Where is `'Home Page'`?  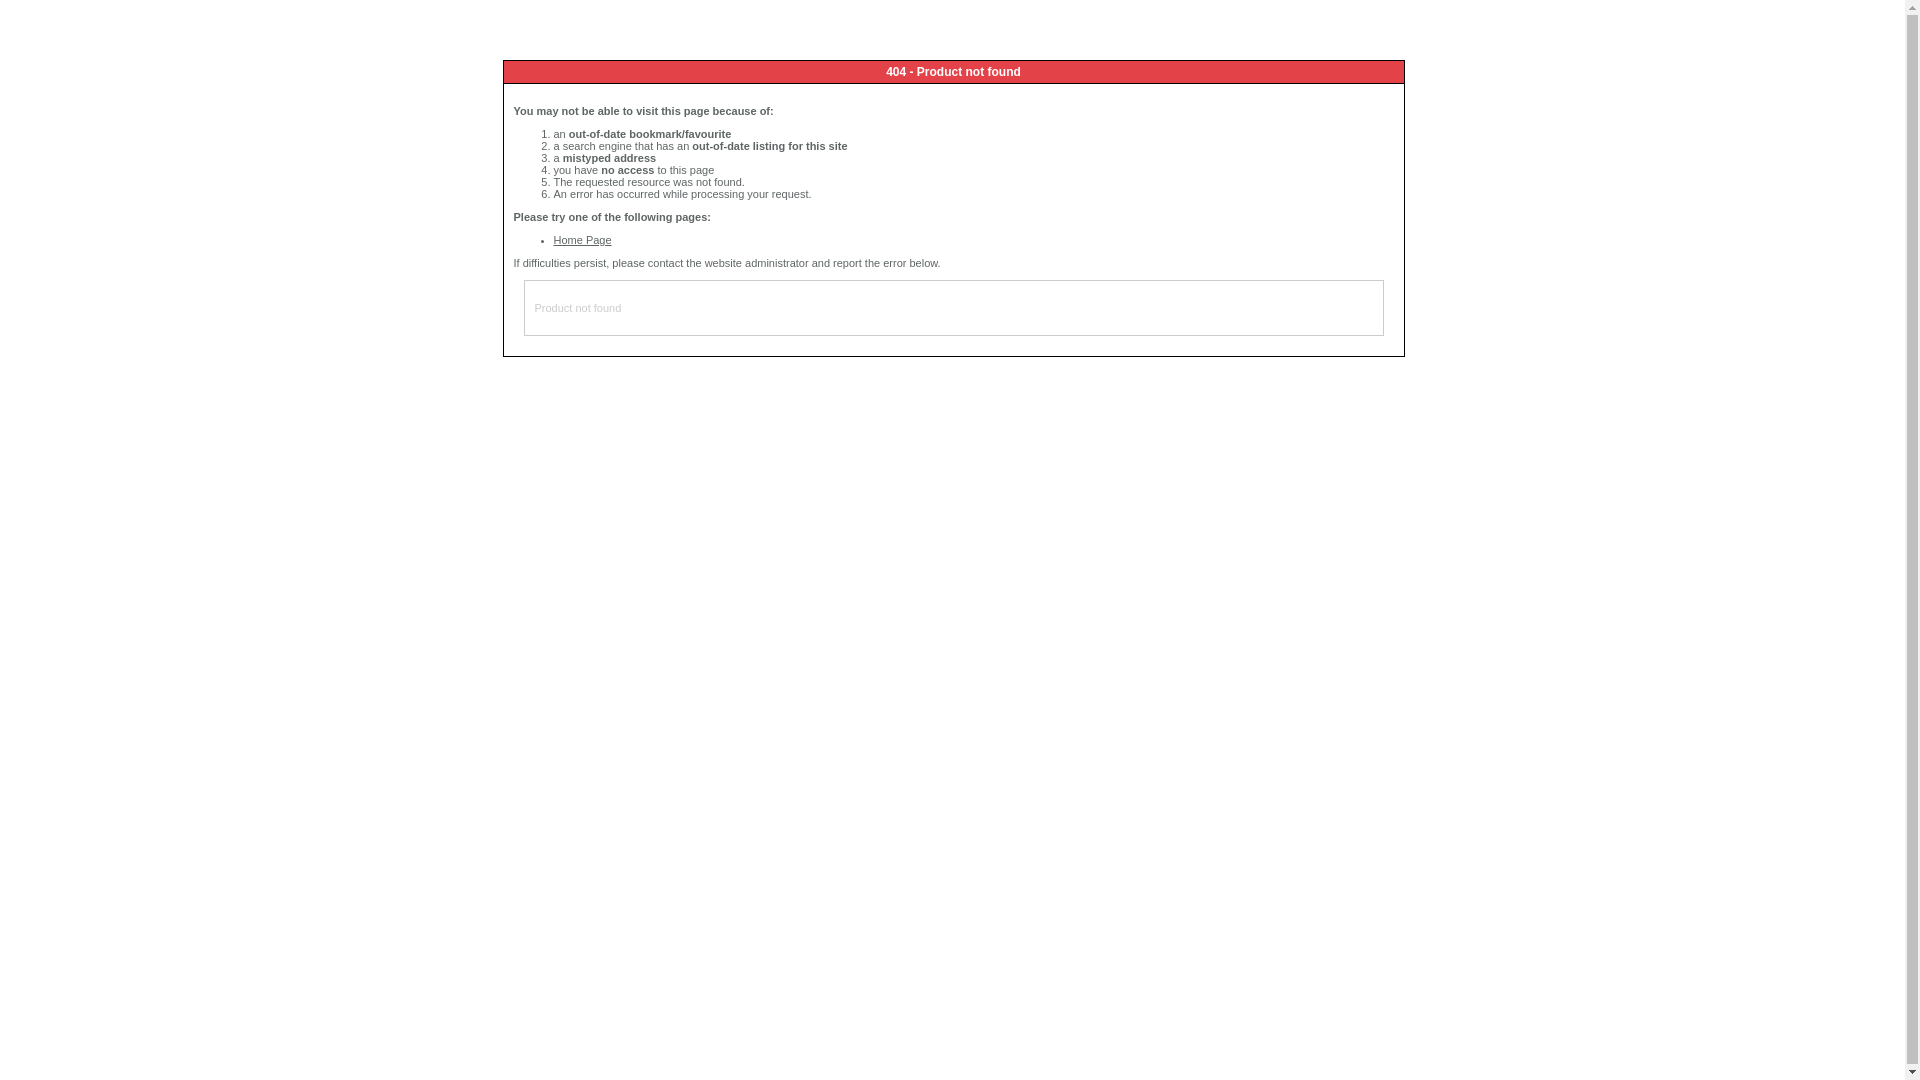 'Home Page' is located at coordinates (581, 238).